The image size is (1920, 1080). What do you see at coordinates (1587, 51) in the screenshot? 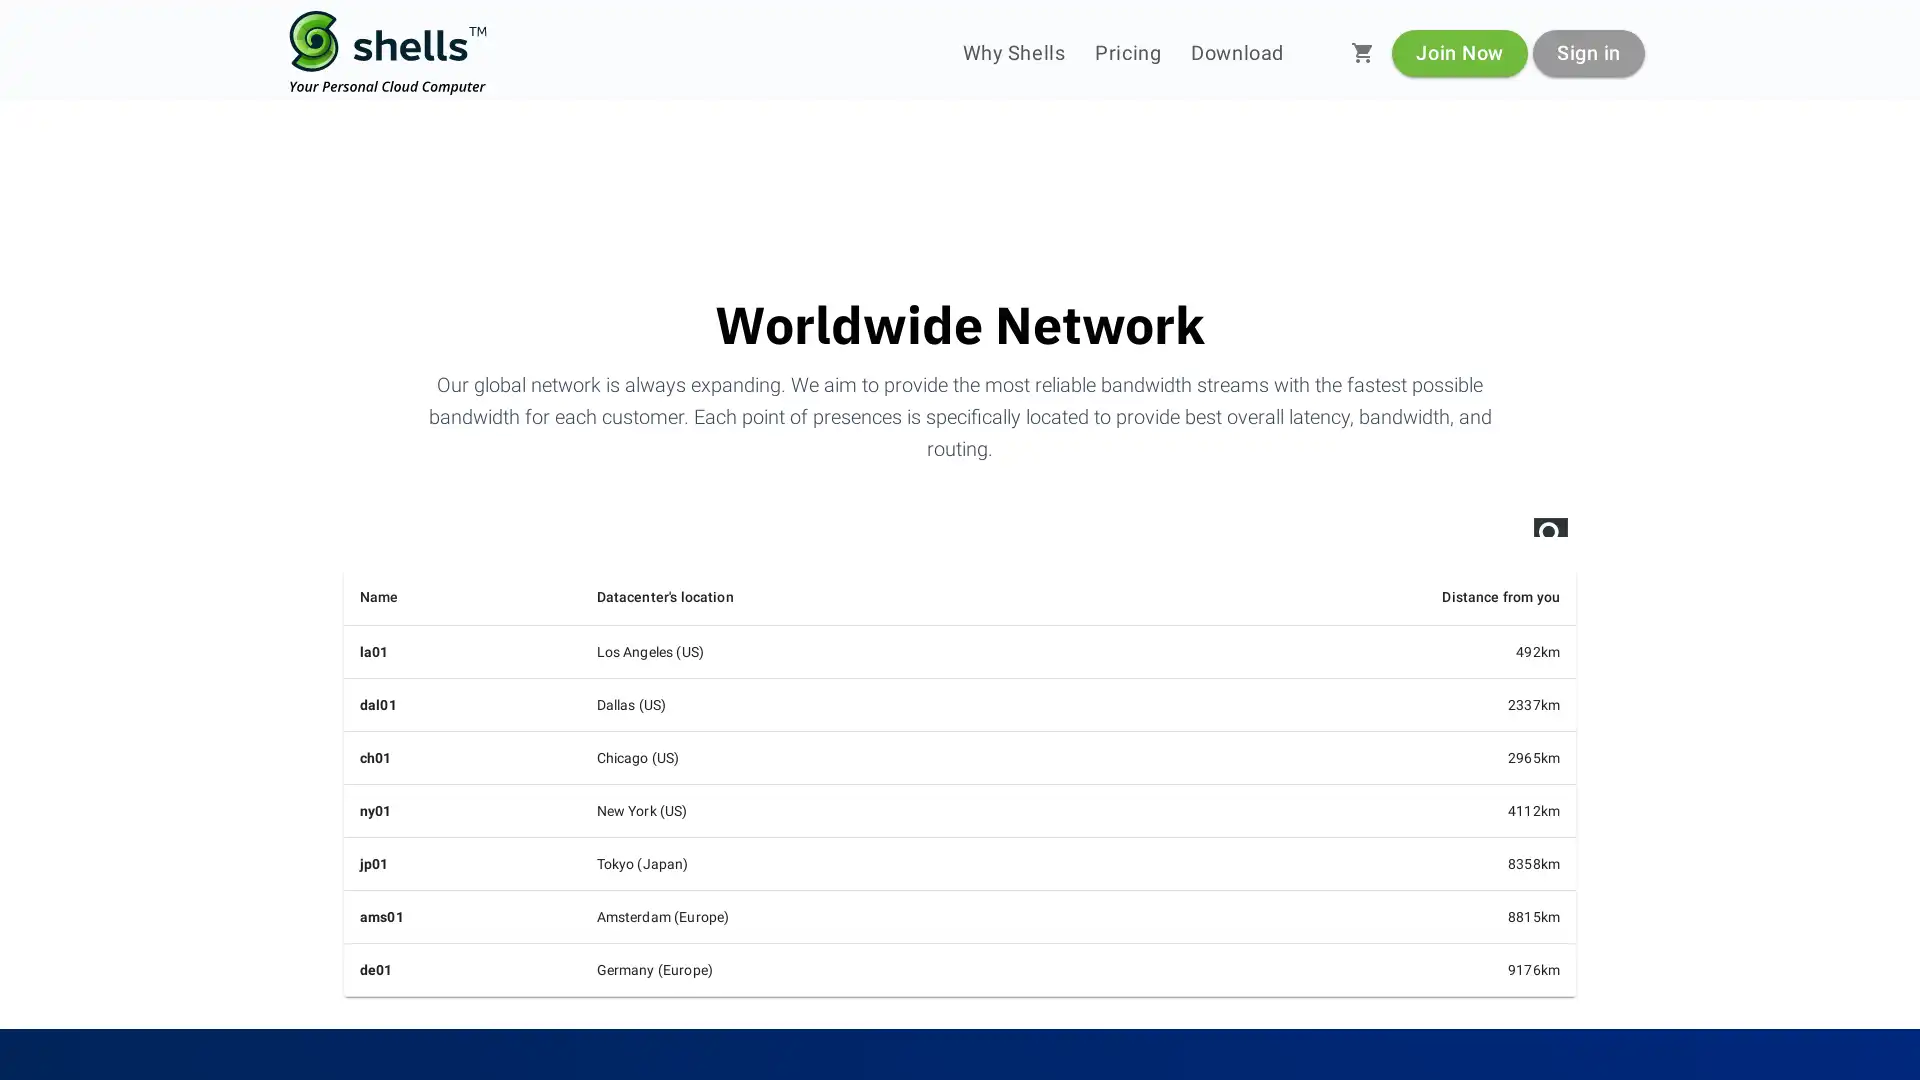
I see `Sign in` at bounding box center [1587, 51].